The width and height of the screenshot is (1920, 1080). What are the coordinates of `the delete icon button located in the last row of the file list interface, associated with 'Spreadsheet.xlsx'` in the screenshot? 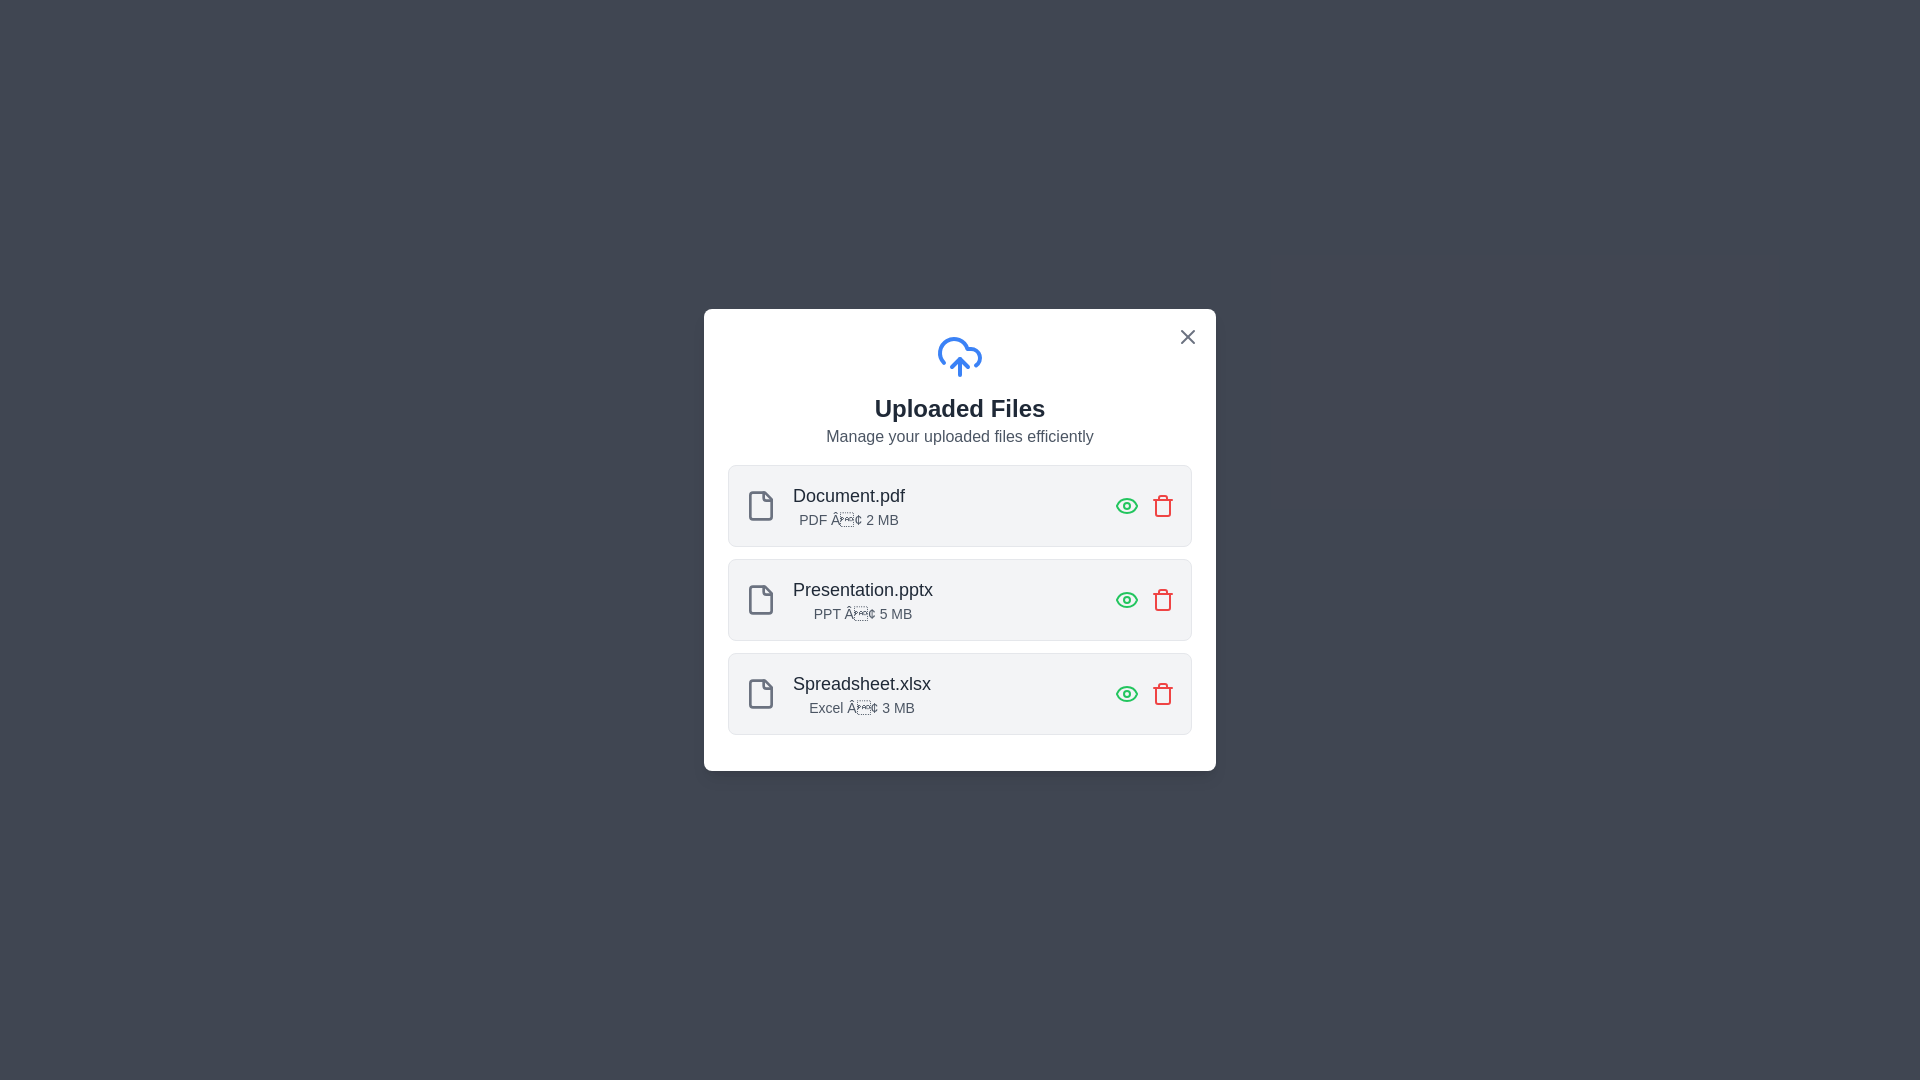 It's located at (1162, 693).